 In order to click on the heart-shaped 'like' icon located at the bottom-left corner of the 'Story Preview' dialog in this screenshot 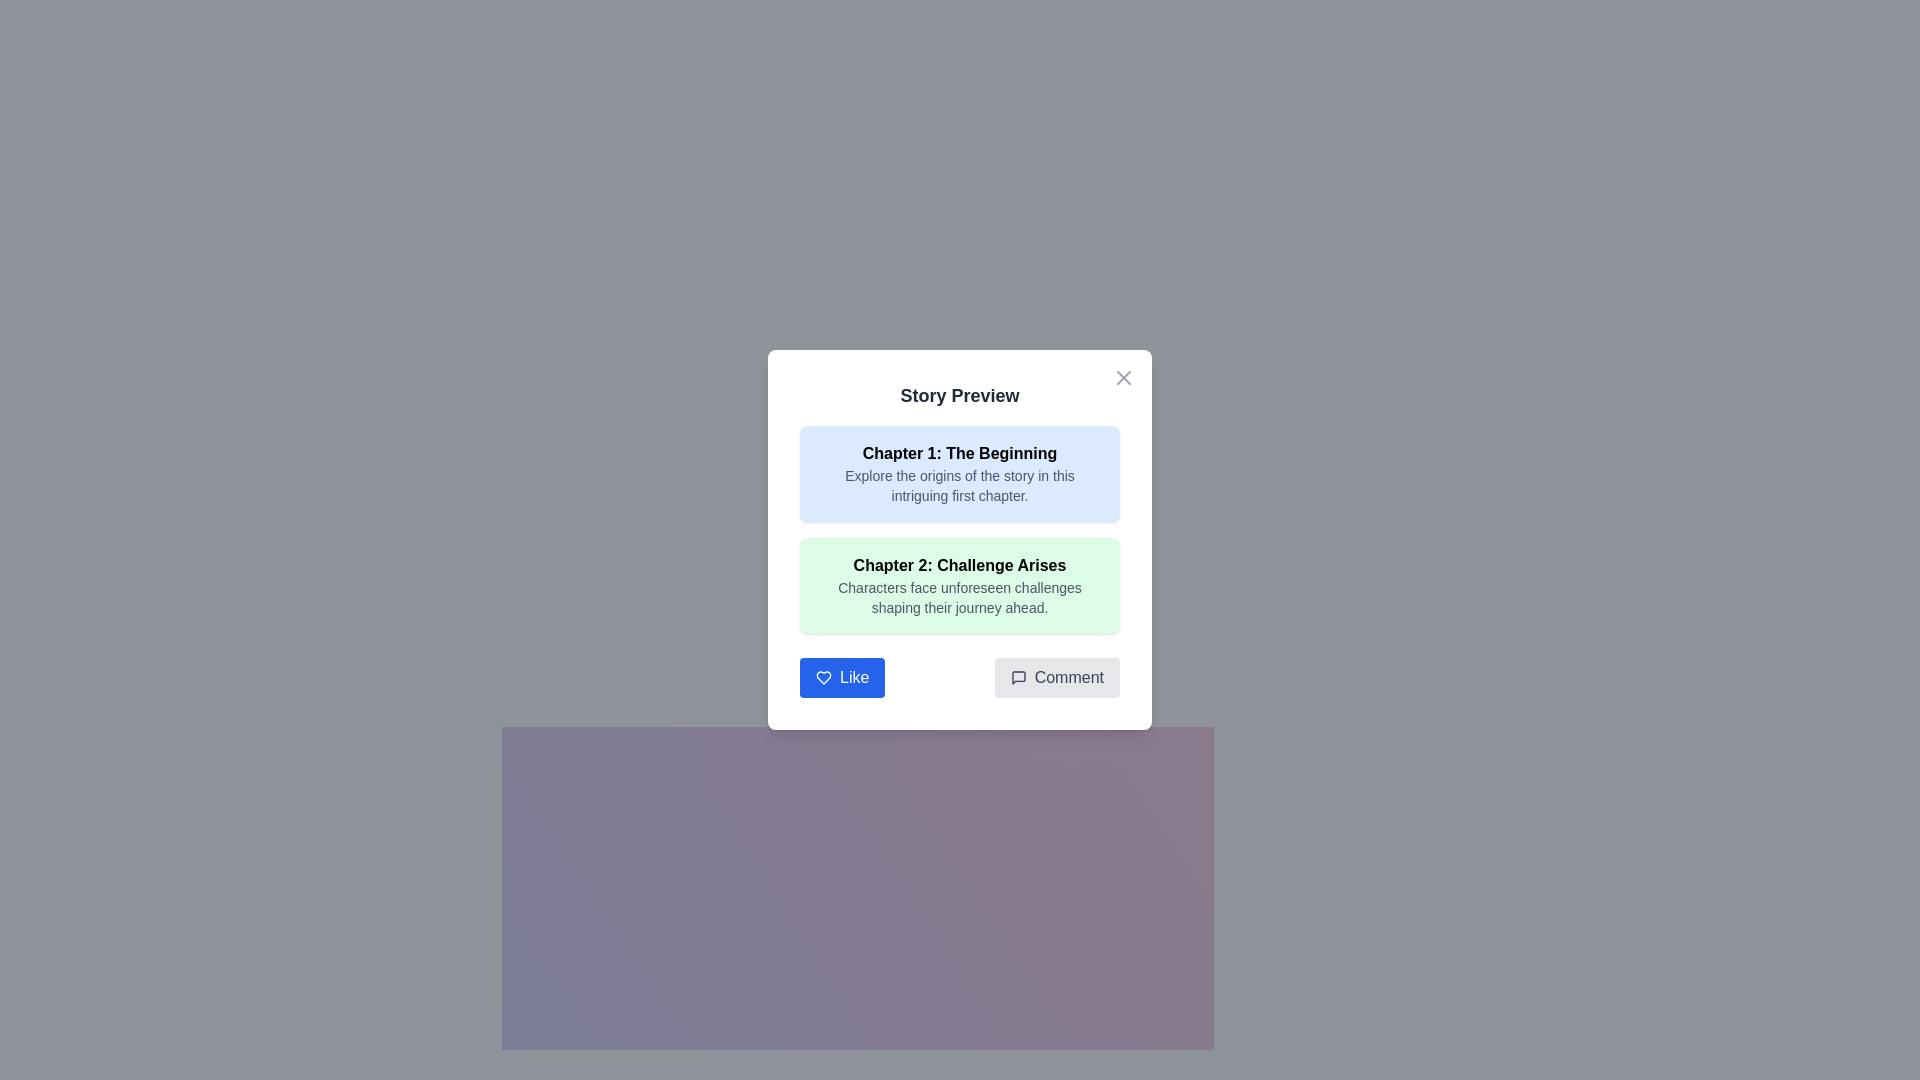, I will do `click(824, 677)`.